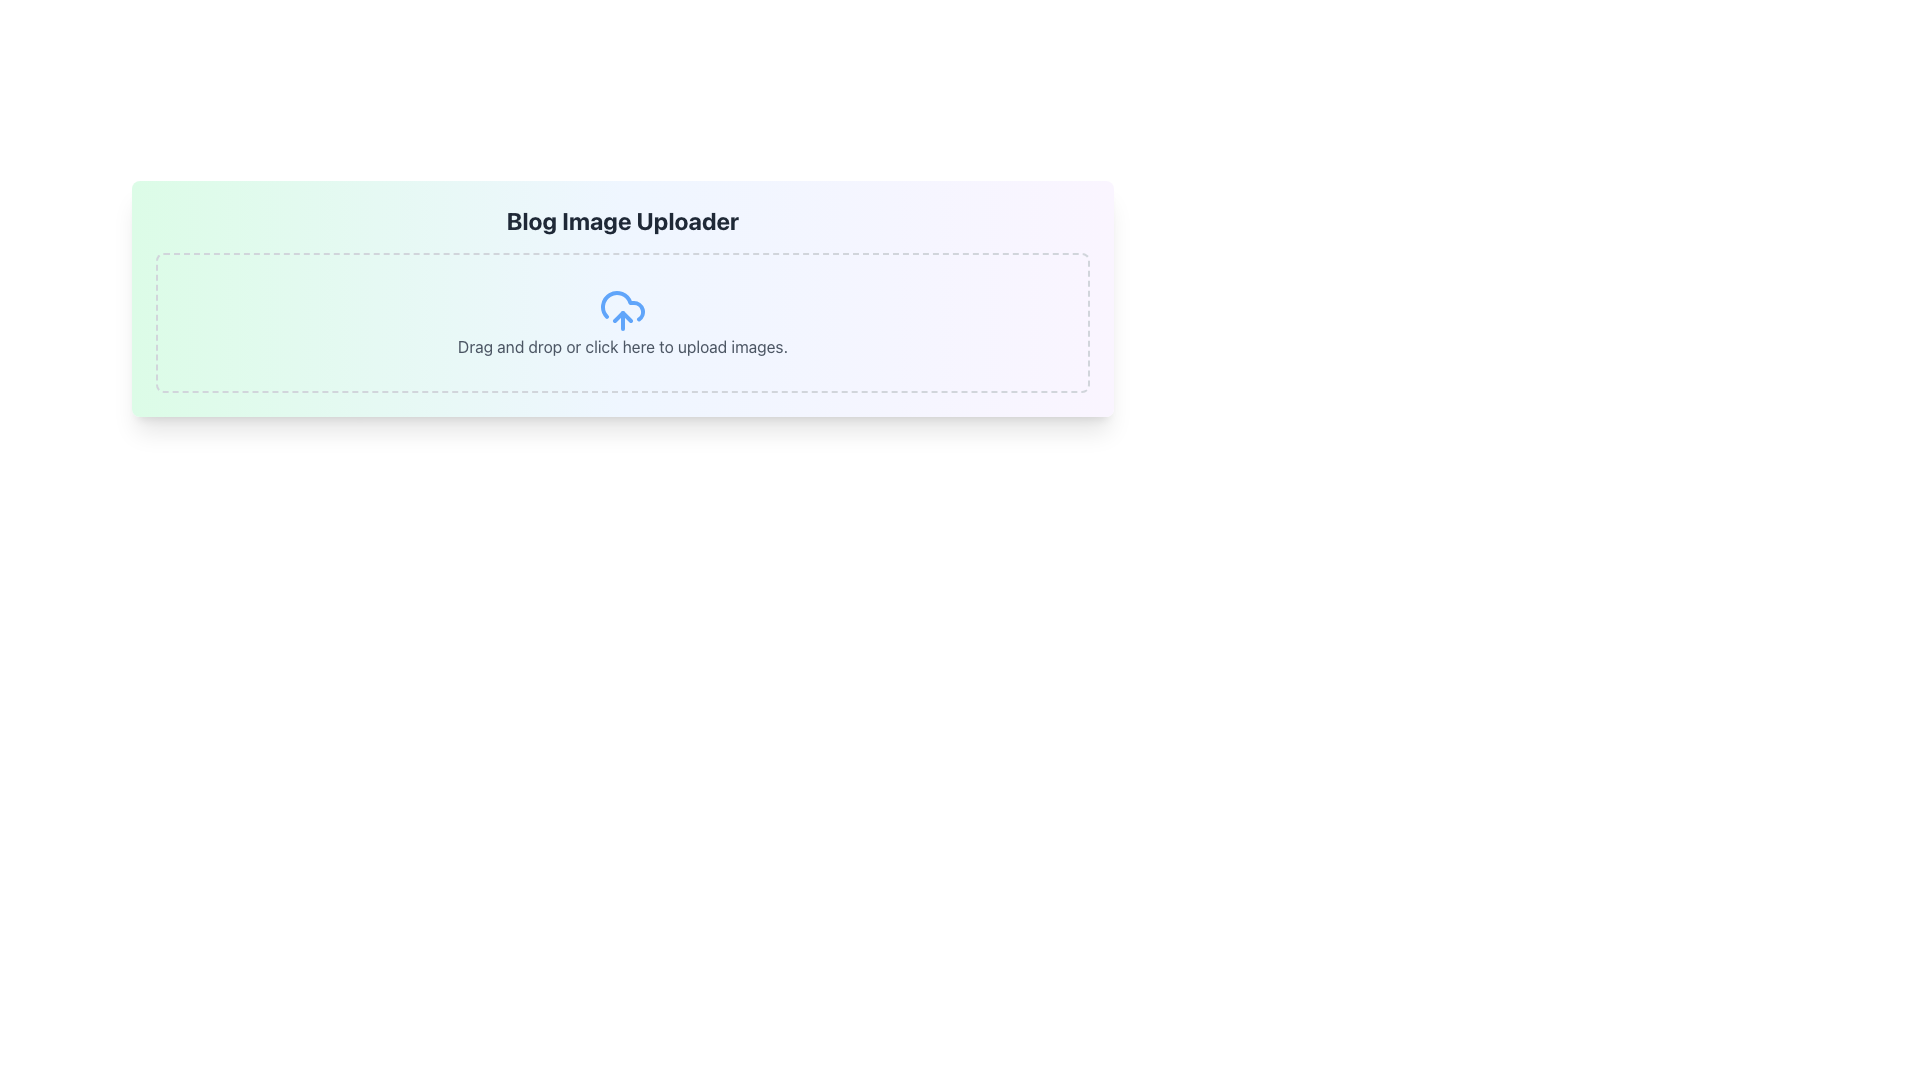 Image resolution: width=1920 pixels, height=1080 pixels. Describe the element at coordinates (622, 322) in the screenshot. I see `the invisible file input field located within the dashed-bordered upload box` at that location.